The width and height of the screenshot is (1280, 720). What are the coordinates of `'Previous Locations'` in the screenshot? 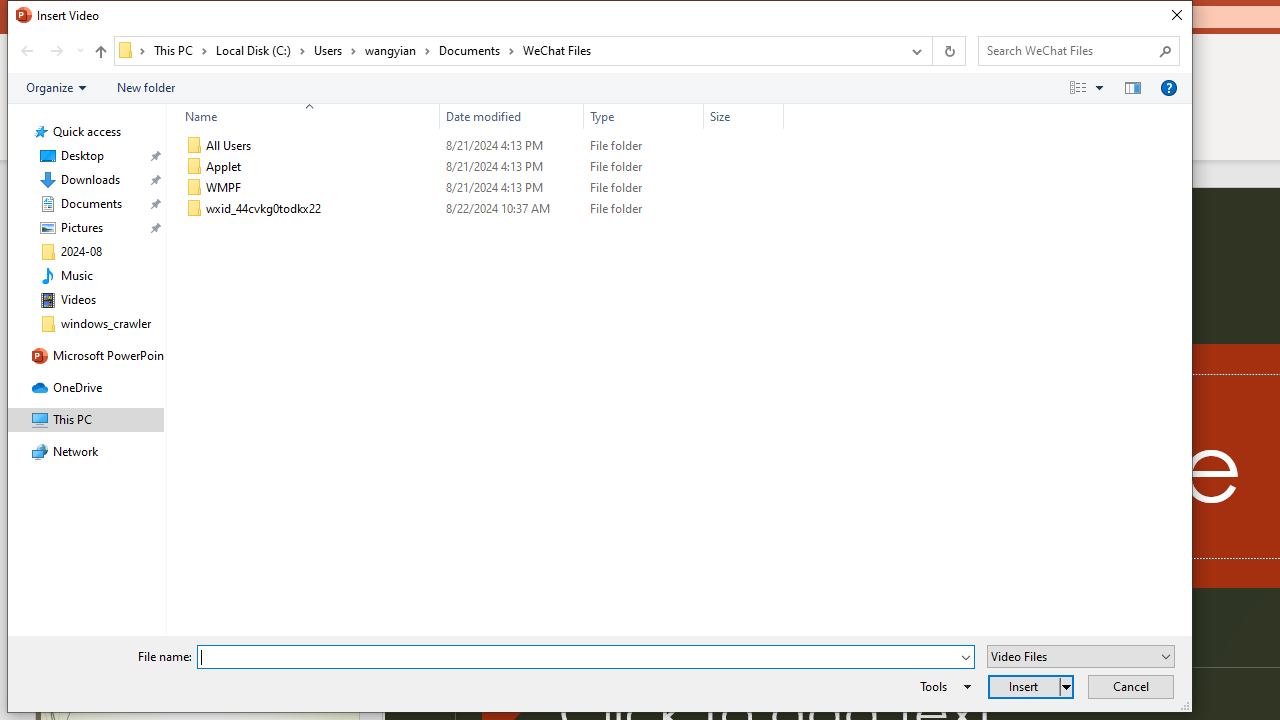 It's located at (914, 50).